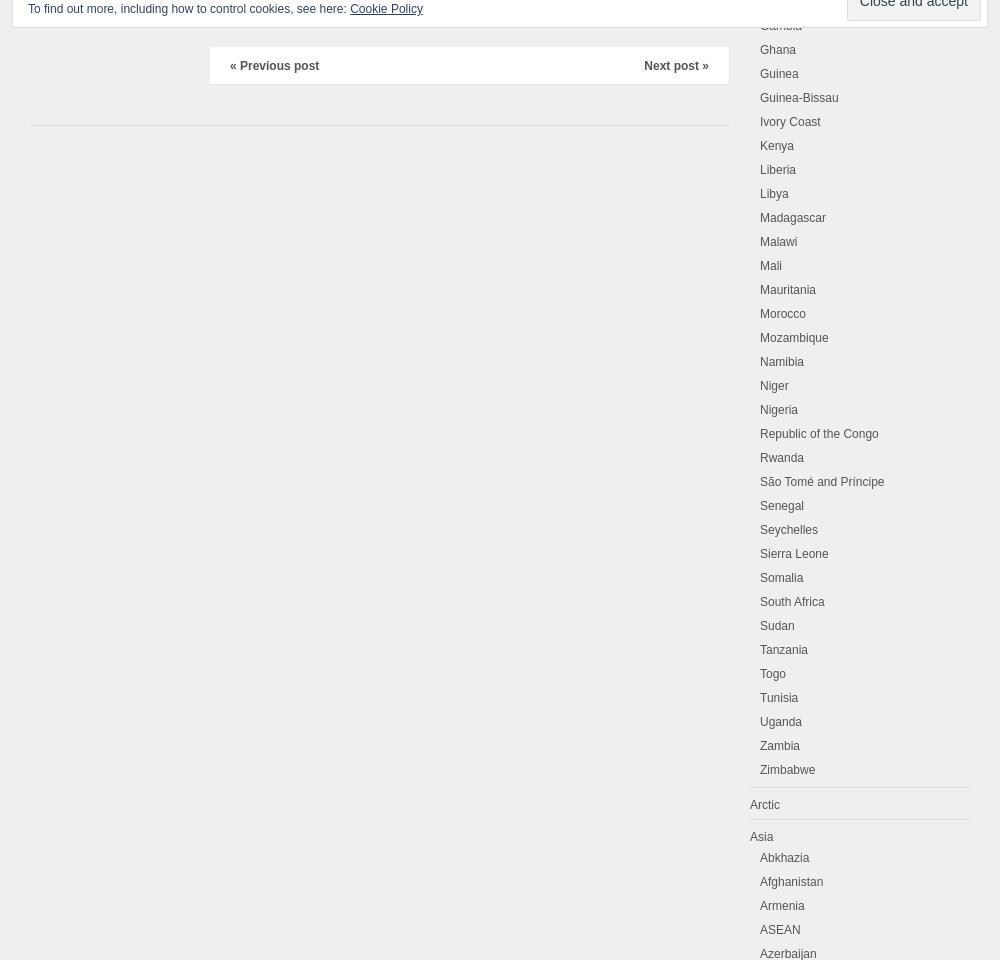 This screenshot has width=1000, height=960. Describe the element at coordinates (773, 674) in the screenshot. I see `'Togo'` at that location.